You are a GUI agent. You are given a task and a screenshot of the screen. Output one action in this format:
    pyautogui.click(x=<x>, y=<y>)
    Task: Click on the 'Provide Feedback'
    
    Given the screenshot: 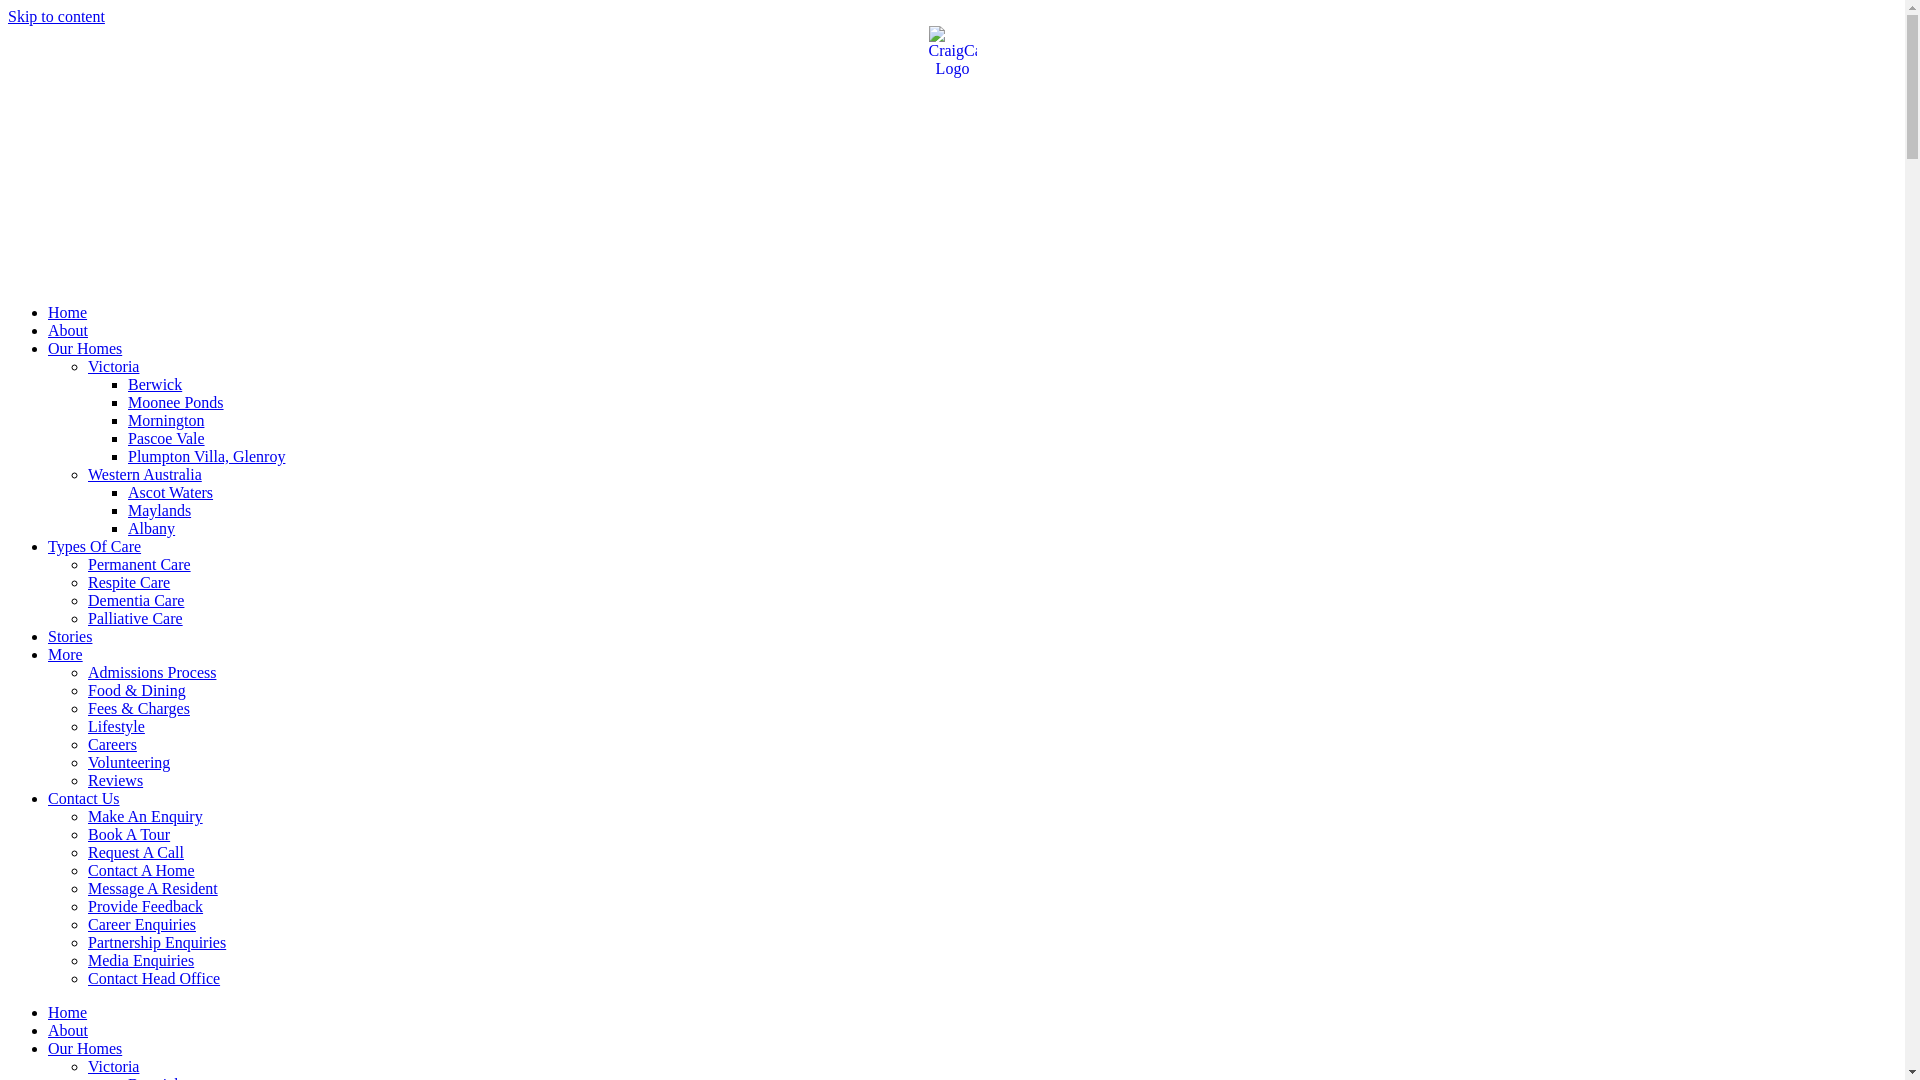 What is the action you would take?
    pyautogui.click(x=144, y=906)
    